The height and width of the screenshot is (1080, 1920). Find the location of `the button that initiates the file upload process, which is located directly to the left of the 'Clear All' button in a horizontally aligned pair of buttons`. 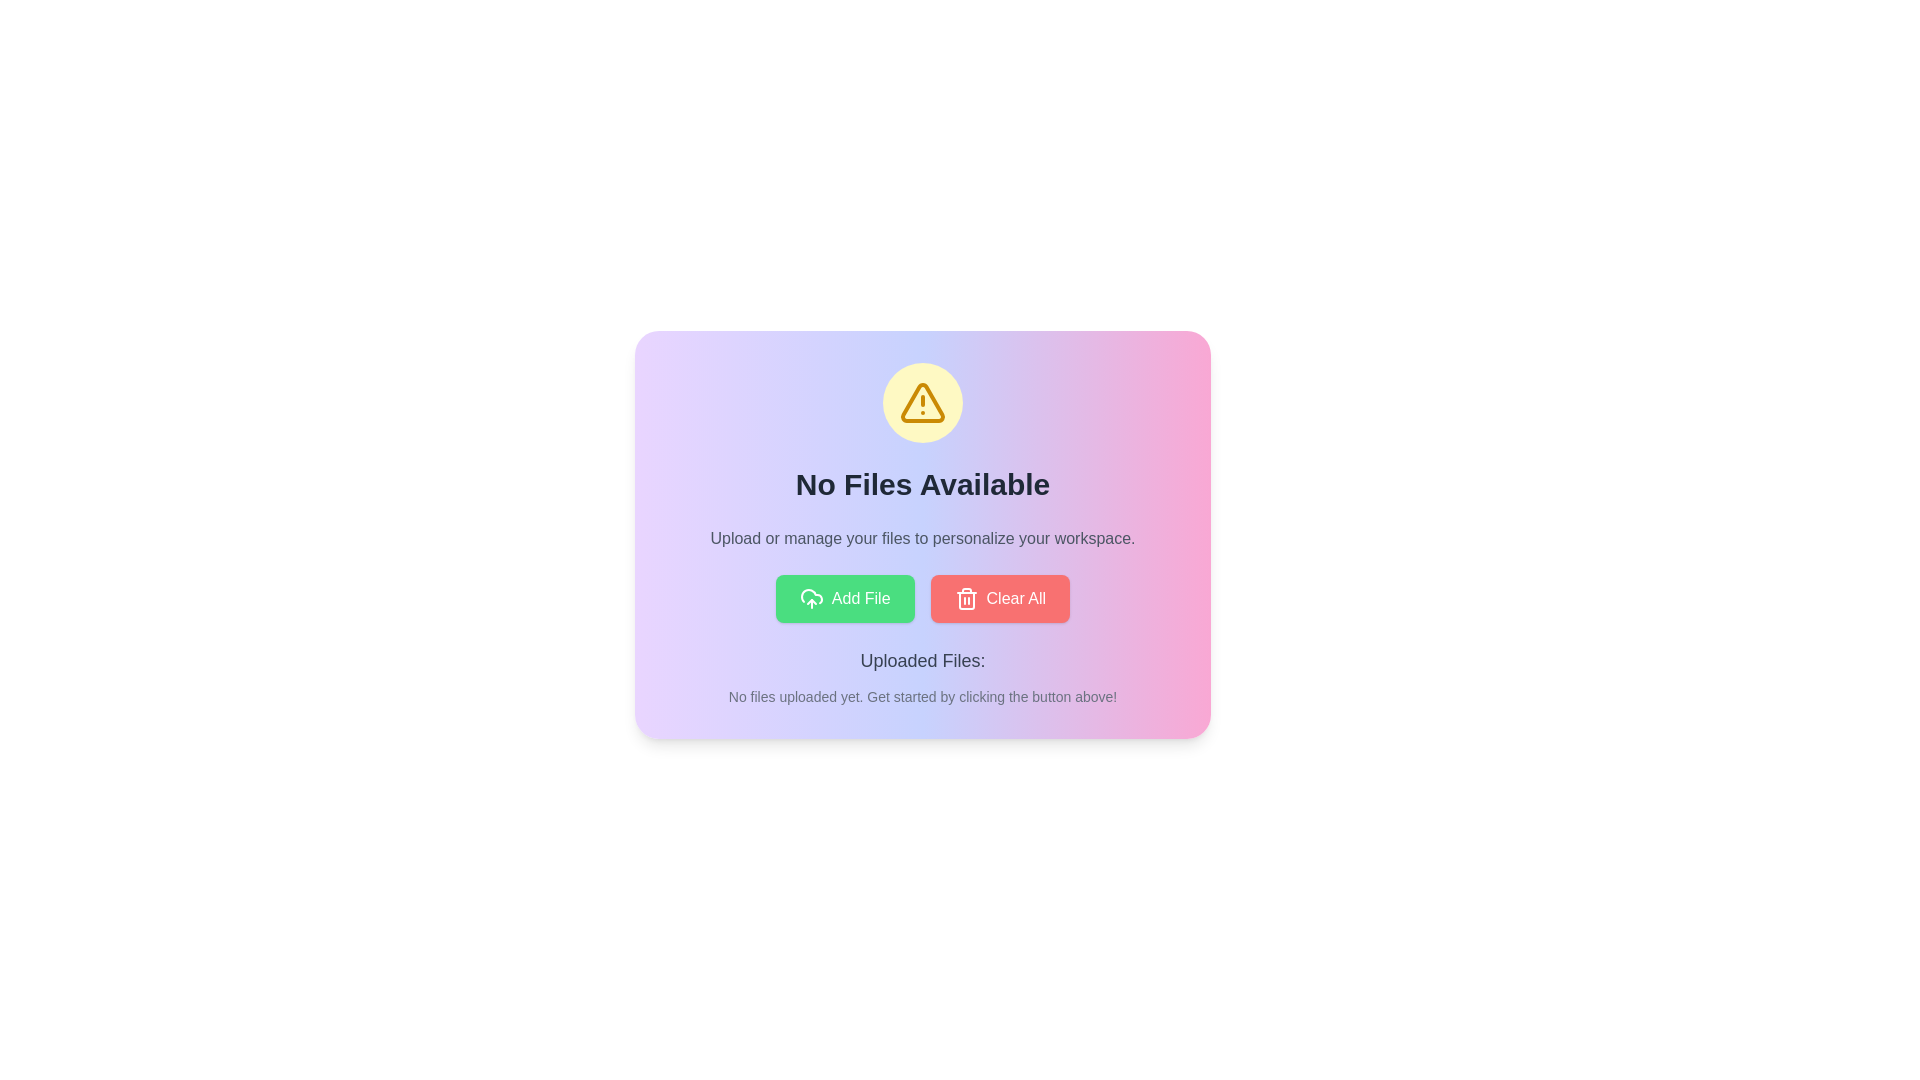

the button that initiates the file upload process, which is located directly to the left of the 'Clear All' button in a horizontally aligned pair of buttons is located at coordinates (845, 597).